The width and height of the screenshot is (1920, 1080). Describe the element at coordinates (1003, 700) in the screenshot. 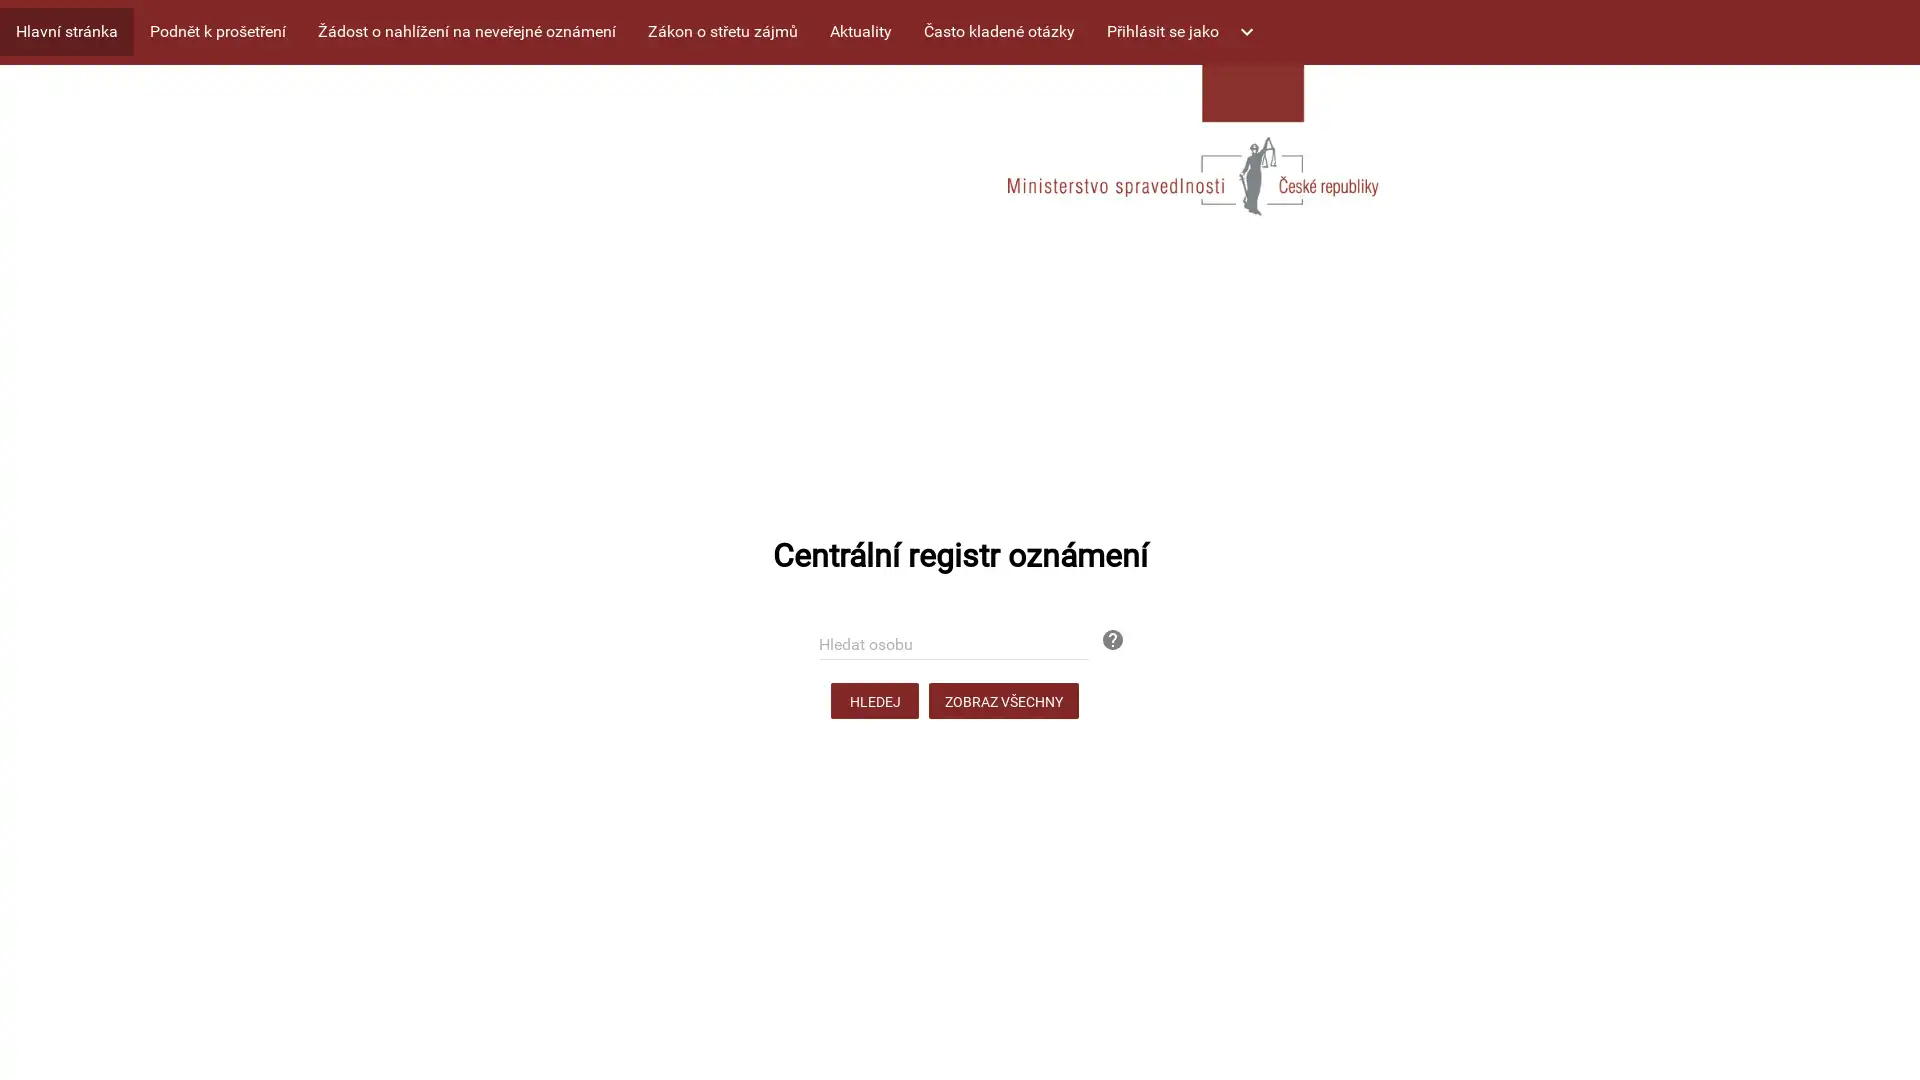

I see `ZOBRAZ VSECHNY` at that location.